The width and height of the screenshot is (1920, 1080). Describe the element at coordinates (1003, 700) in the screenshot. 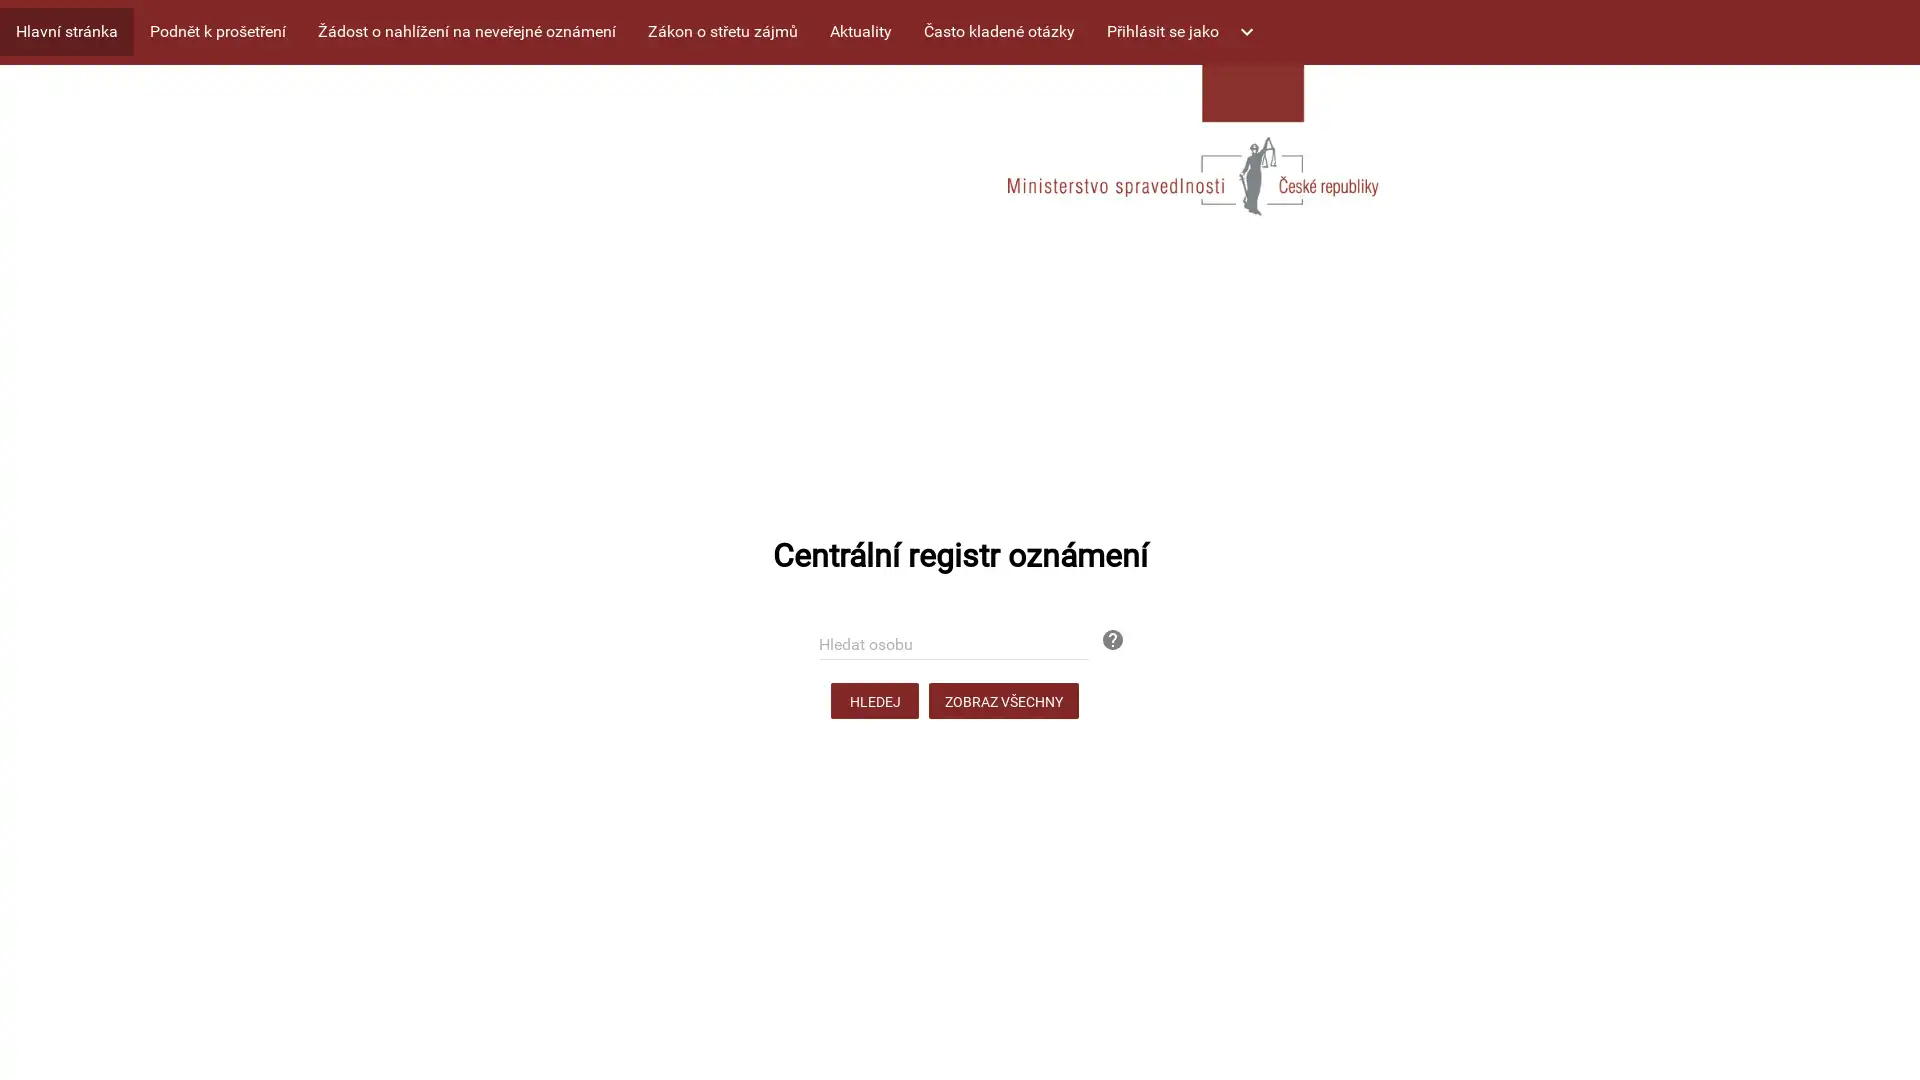

I see `ZOBRAZ VSECHNY` at that location.